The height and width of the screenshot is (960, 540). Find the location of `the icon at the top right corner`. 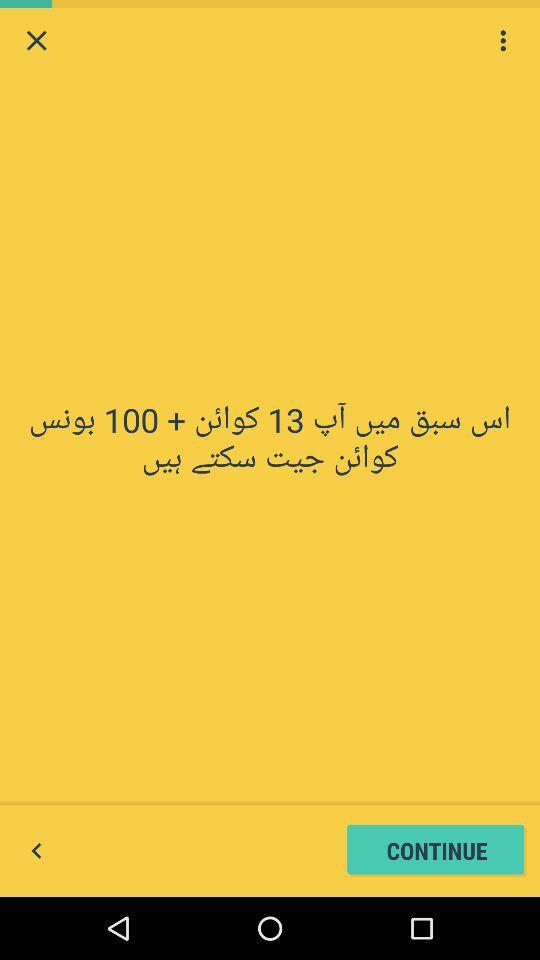

the icon at the top right corner is located at coordinates (502, 39).